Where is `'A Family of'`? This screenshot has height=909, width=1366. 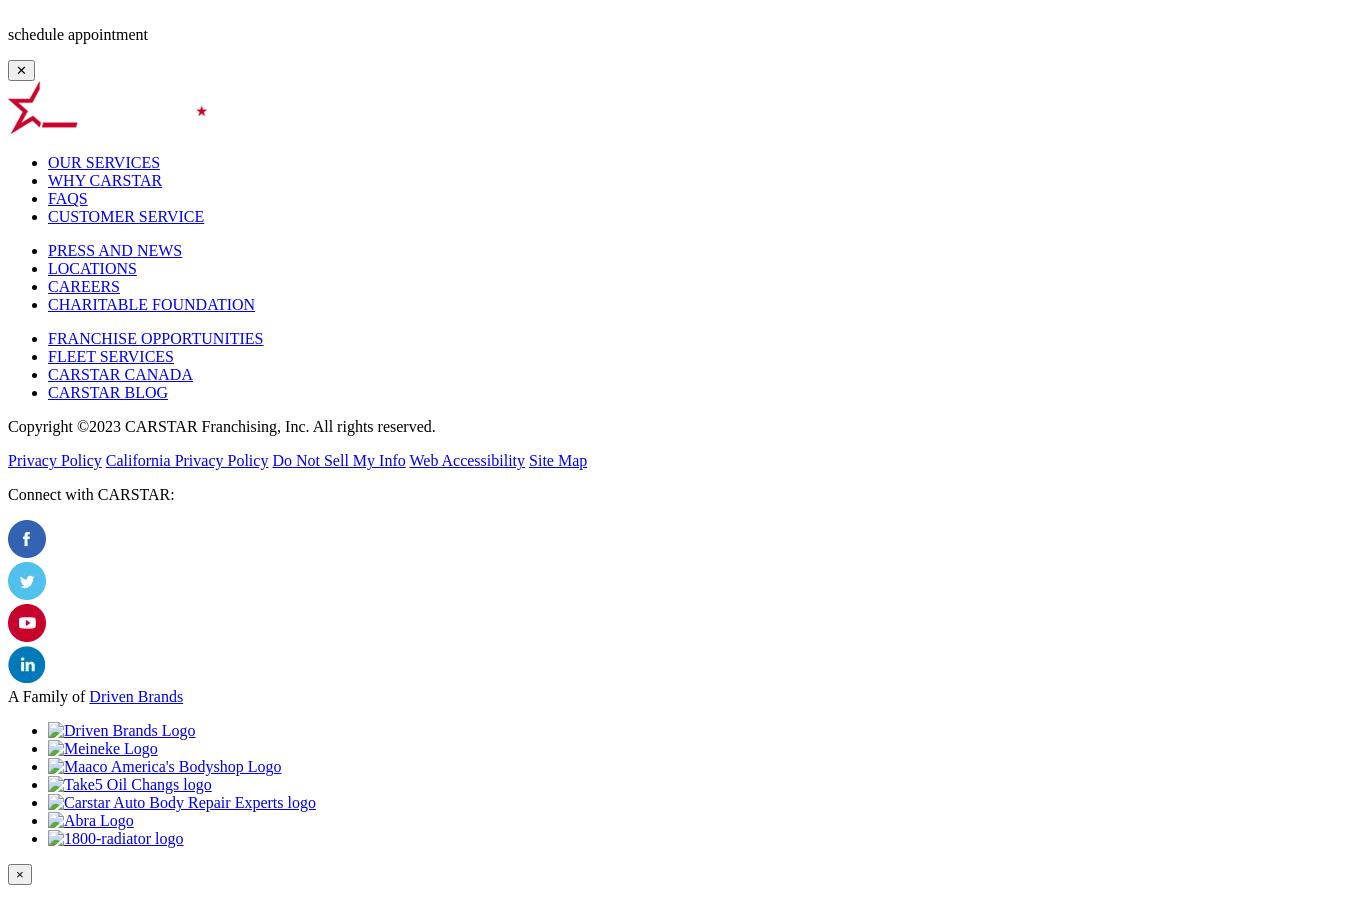
'A Family of' is located at coordinates (8, 696).